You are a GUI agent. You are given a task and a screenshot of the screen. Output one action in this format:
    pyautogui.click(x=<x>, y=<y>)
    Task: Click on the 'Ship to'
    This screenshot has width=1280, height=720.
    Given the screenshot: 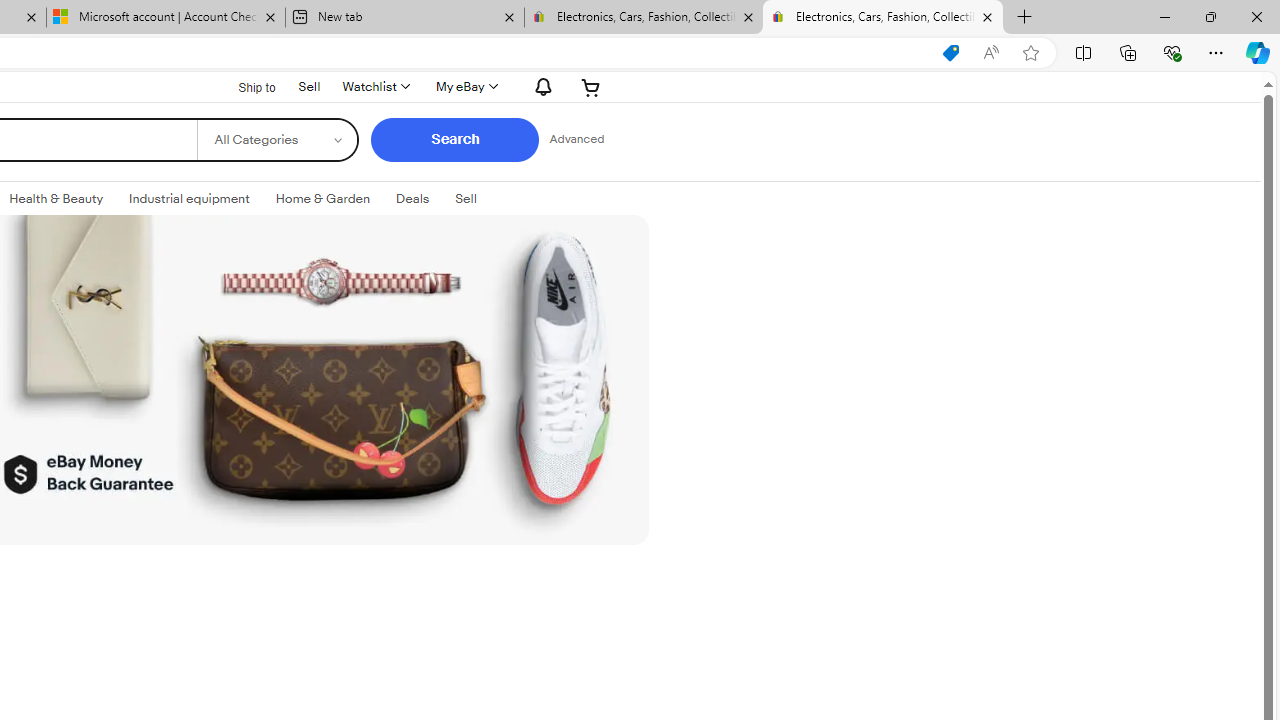 What is the action you would take?
    pyautogui.click(x=243, y=85)
    